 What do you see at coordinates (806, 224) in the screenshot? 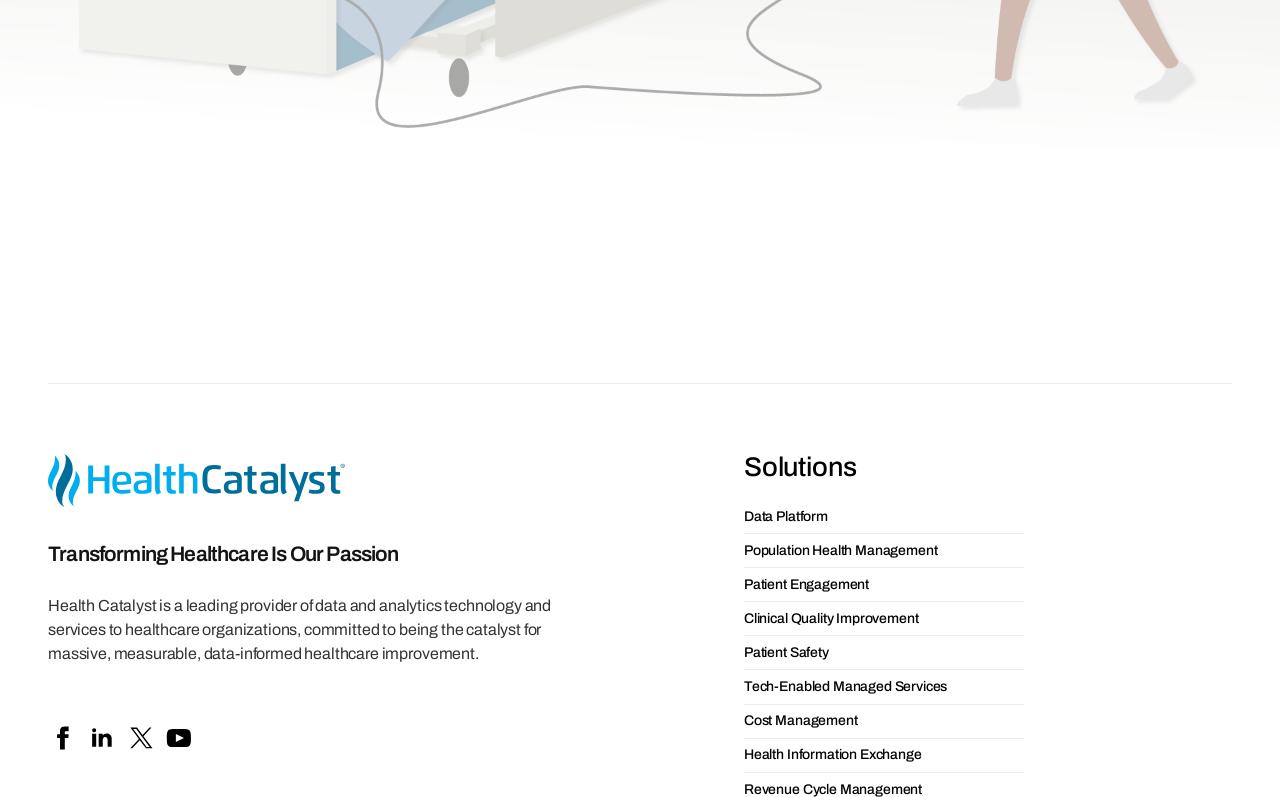
I see `'Patient Engagement'` at bounding box center [806, 224].